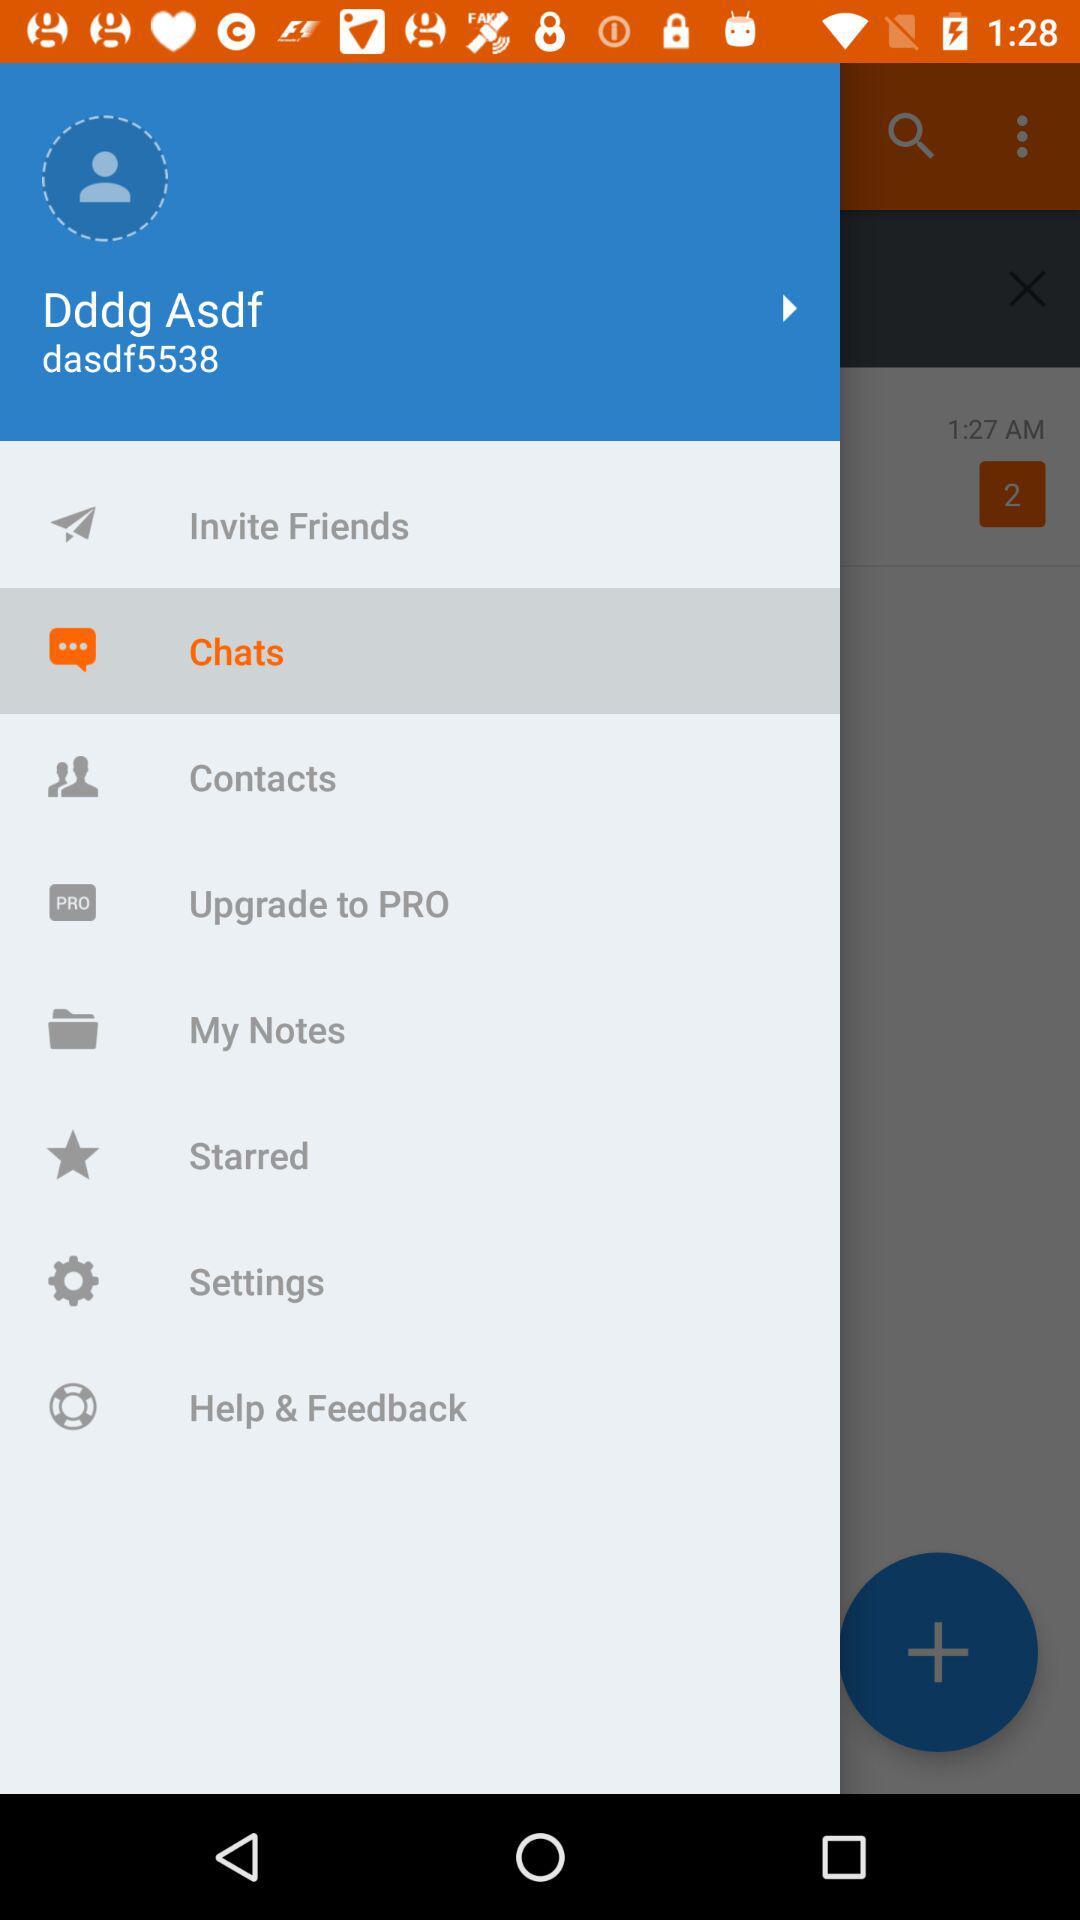 The width and height of the screenshot is (1080, 1920). Describe the element at coordinates (938, 1652) in the screenshot. I see `new contact` at that location.